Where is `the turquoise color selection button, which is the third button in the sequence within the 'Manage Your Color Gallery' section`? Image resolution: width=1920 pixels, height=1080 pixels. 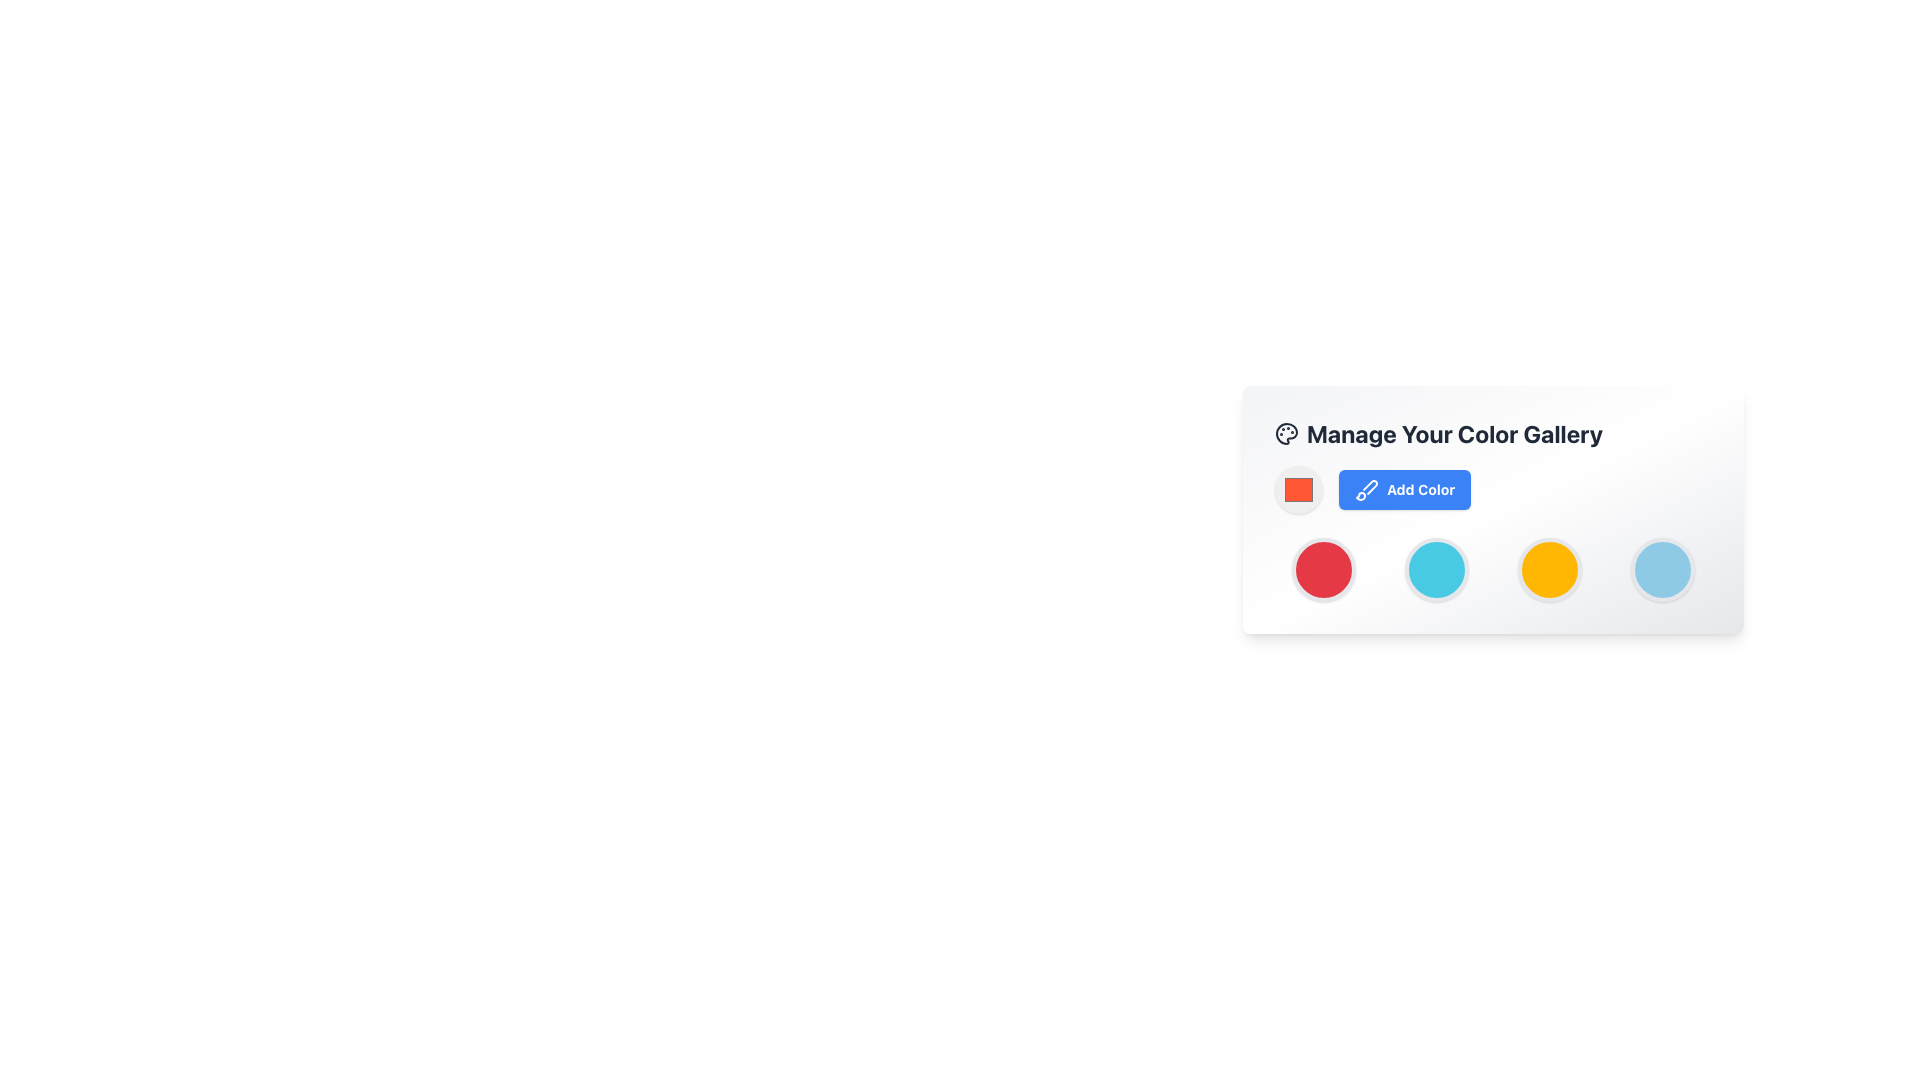
the turquoise color selection button, which is the third button in the sequence within the 'Manage Your Color Gallery' section is located at coordinates (1435, 570).